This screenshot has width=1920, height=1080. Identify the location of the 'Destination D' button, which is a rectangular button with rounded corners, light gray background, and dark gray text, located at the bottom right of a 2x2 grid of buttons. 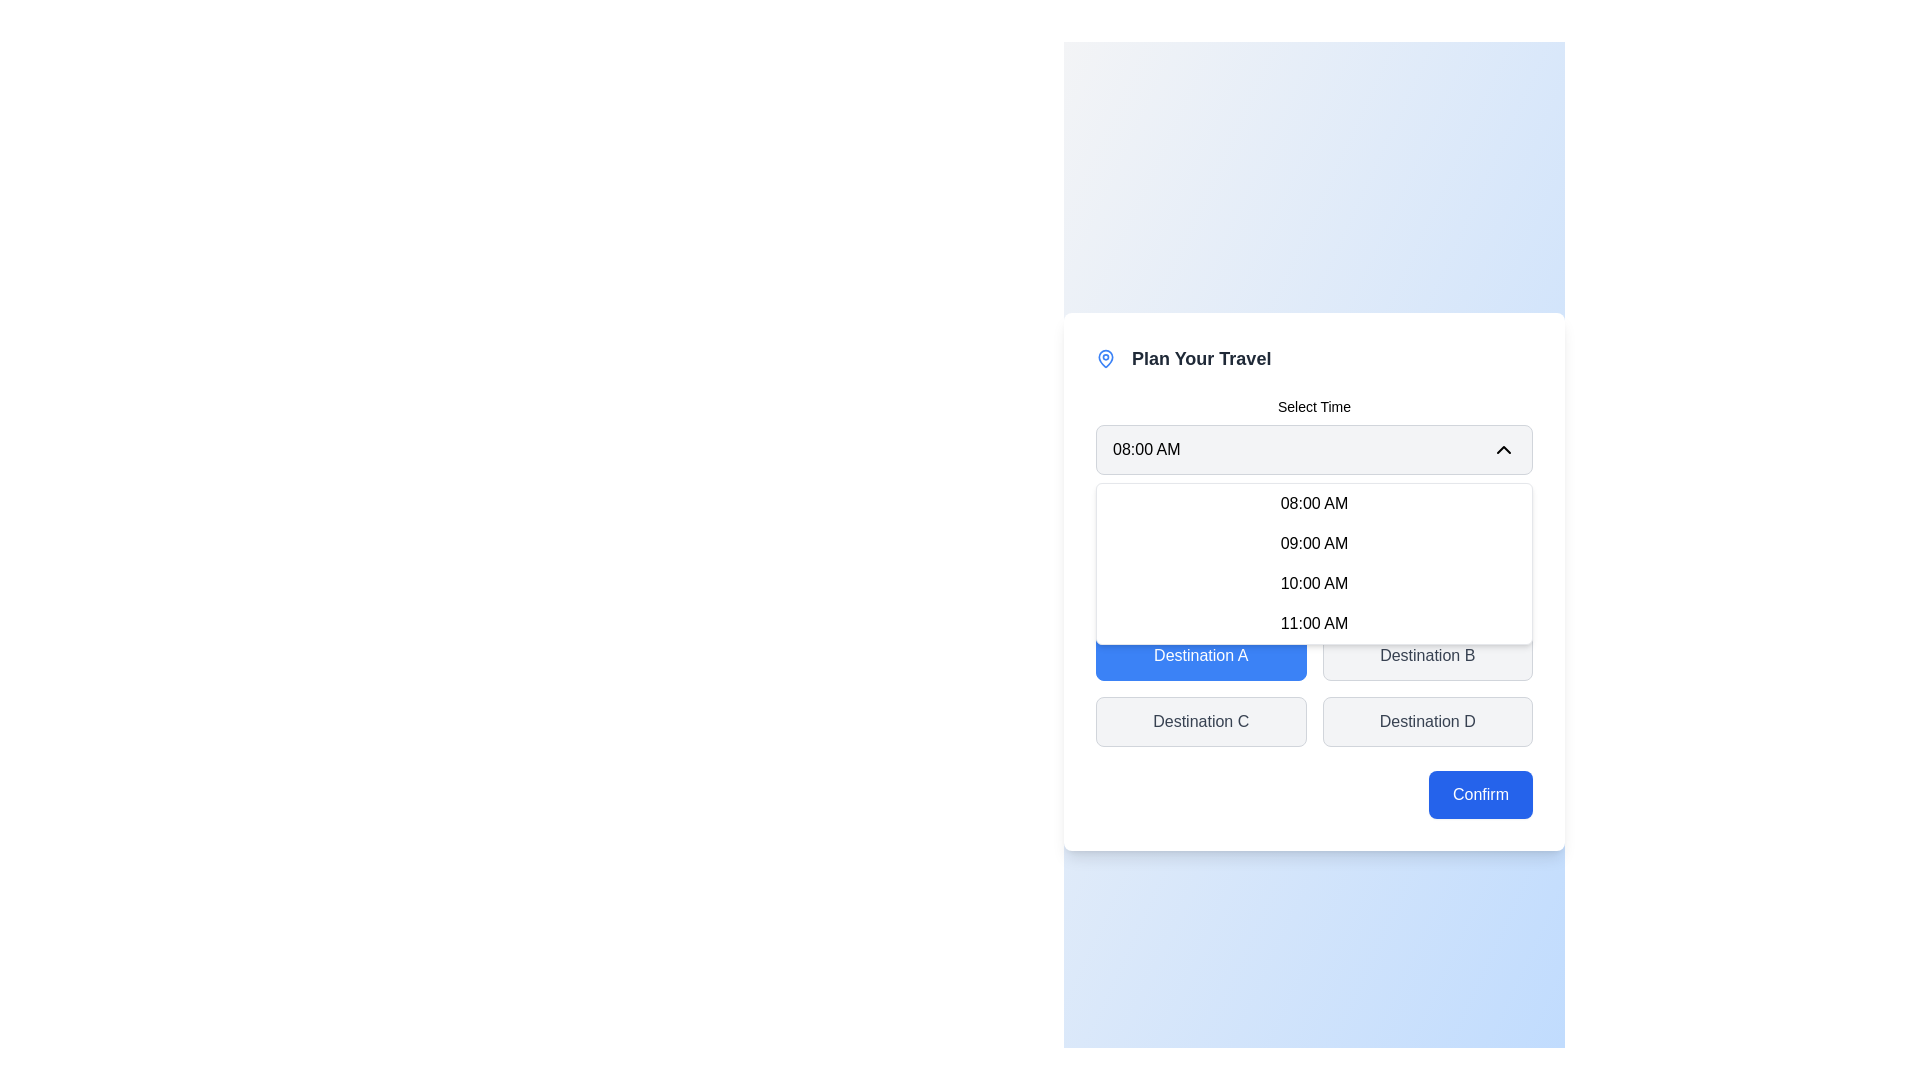
(1426, 721).